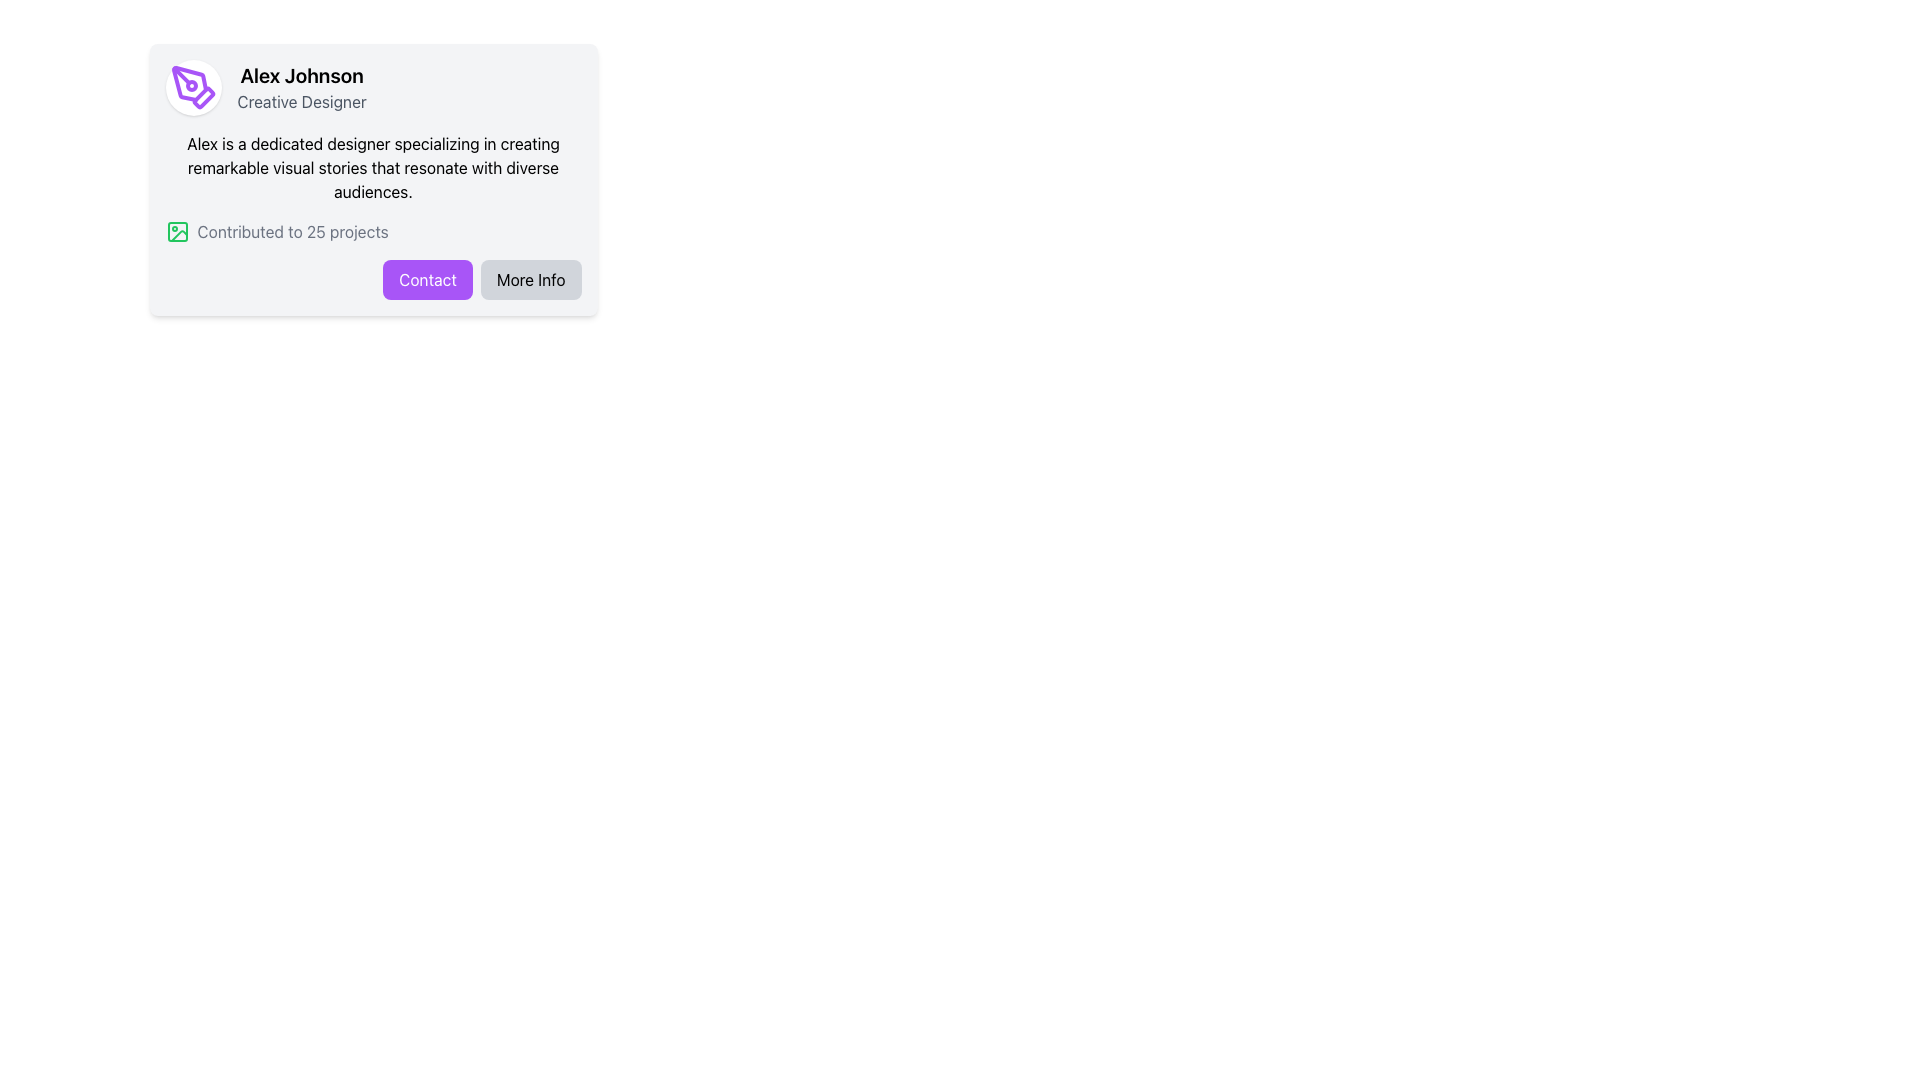 This screenshot has height=1080, width=1920. I want to click on styling of the decorative icon located to the immediate left of the text 'Contributed to 25 projects' in the bottom part of the main profile card, so click(177, 230).